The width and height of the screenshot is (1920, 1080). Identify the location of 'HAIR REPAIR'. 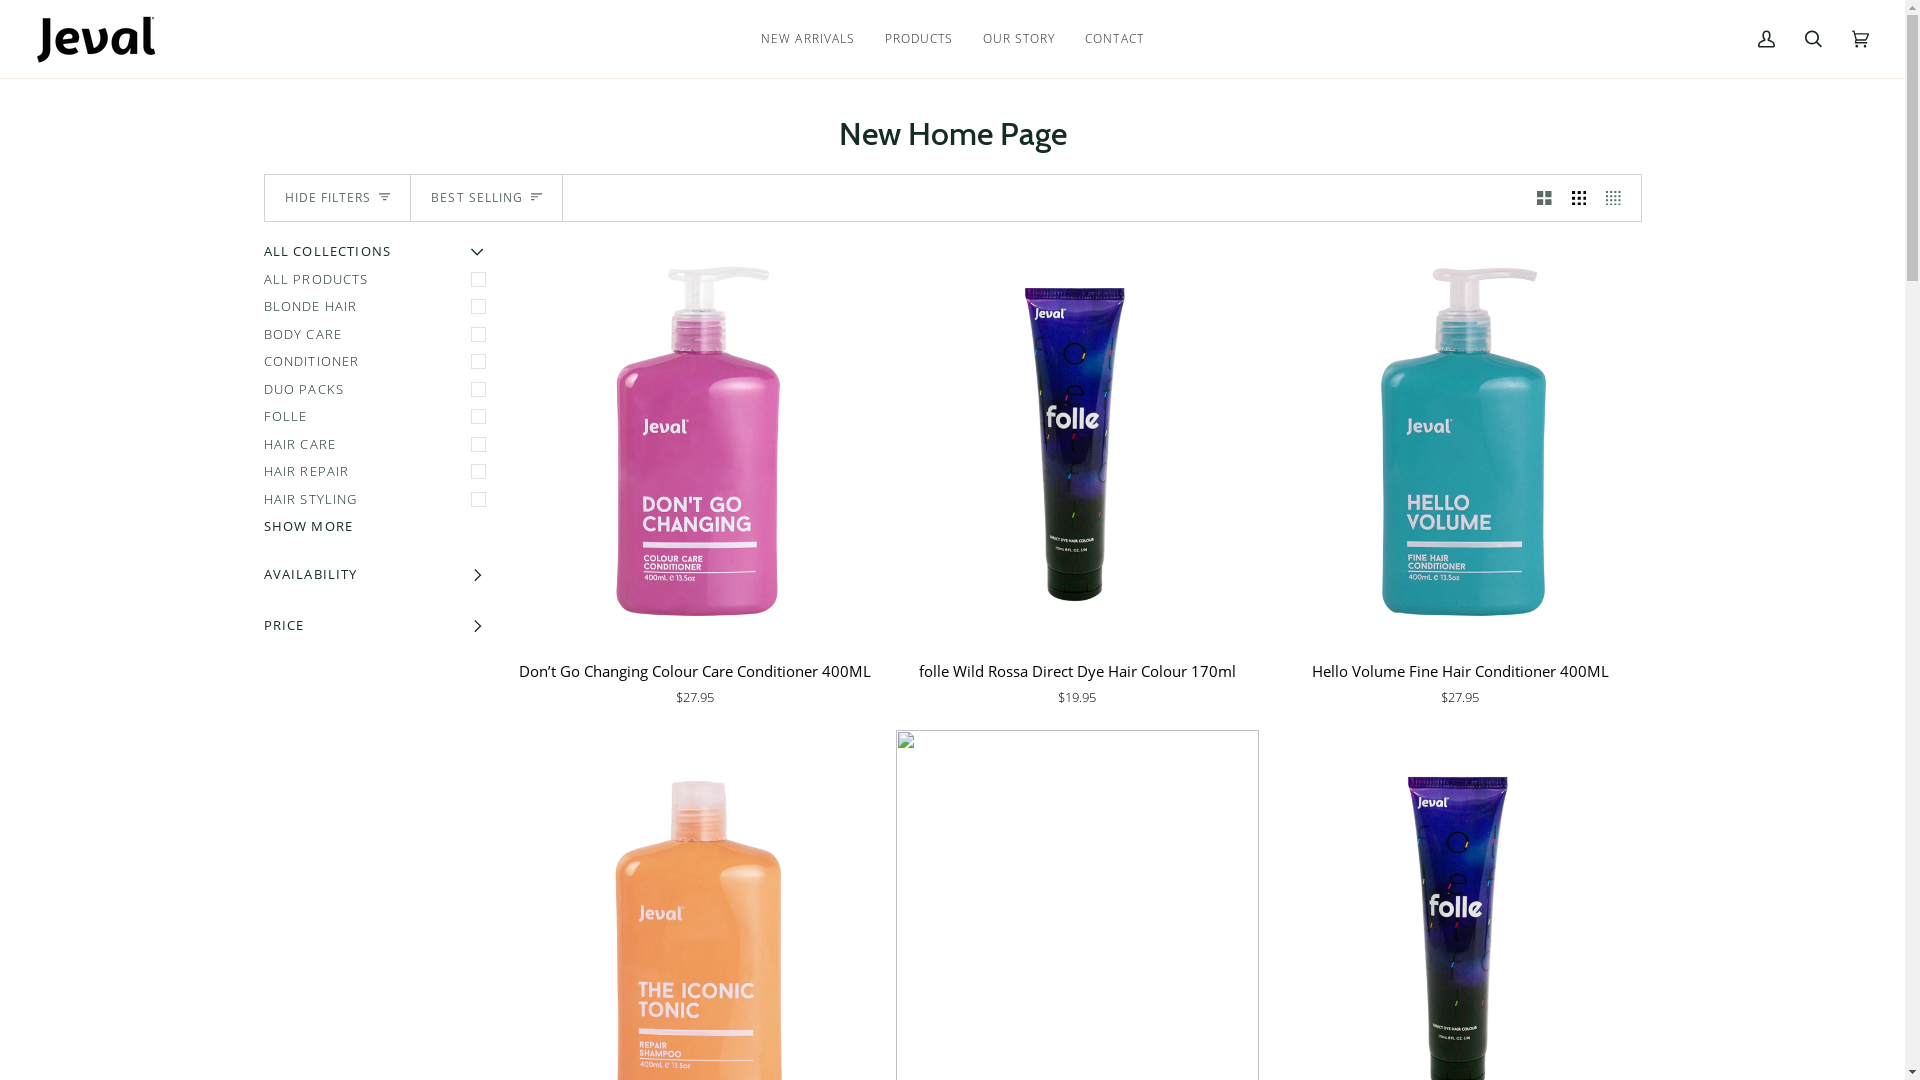
(379, 471).